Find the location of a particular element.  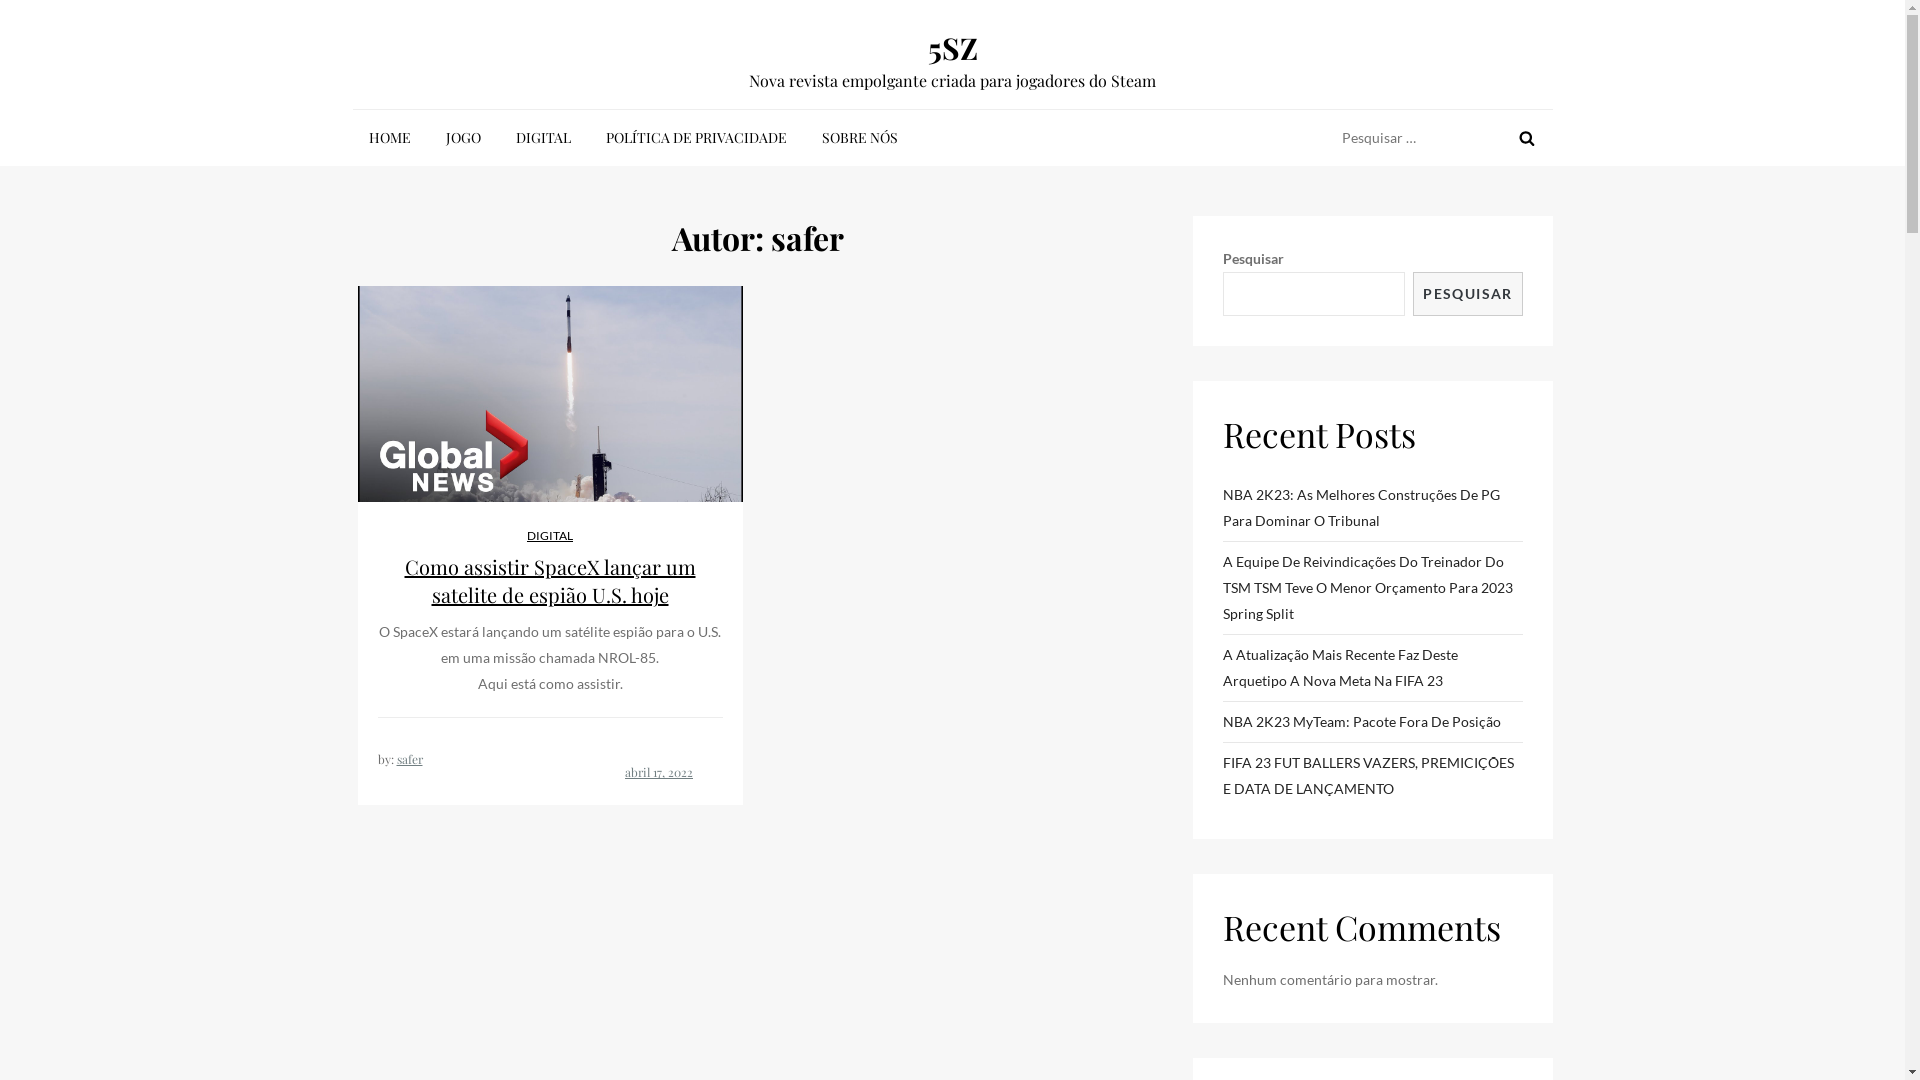

'abril 17, 2022' is located at coordinates (658, 770).